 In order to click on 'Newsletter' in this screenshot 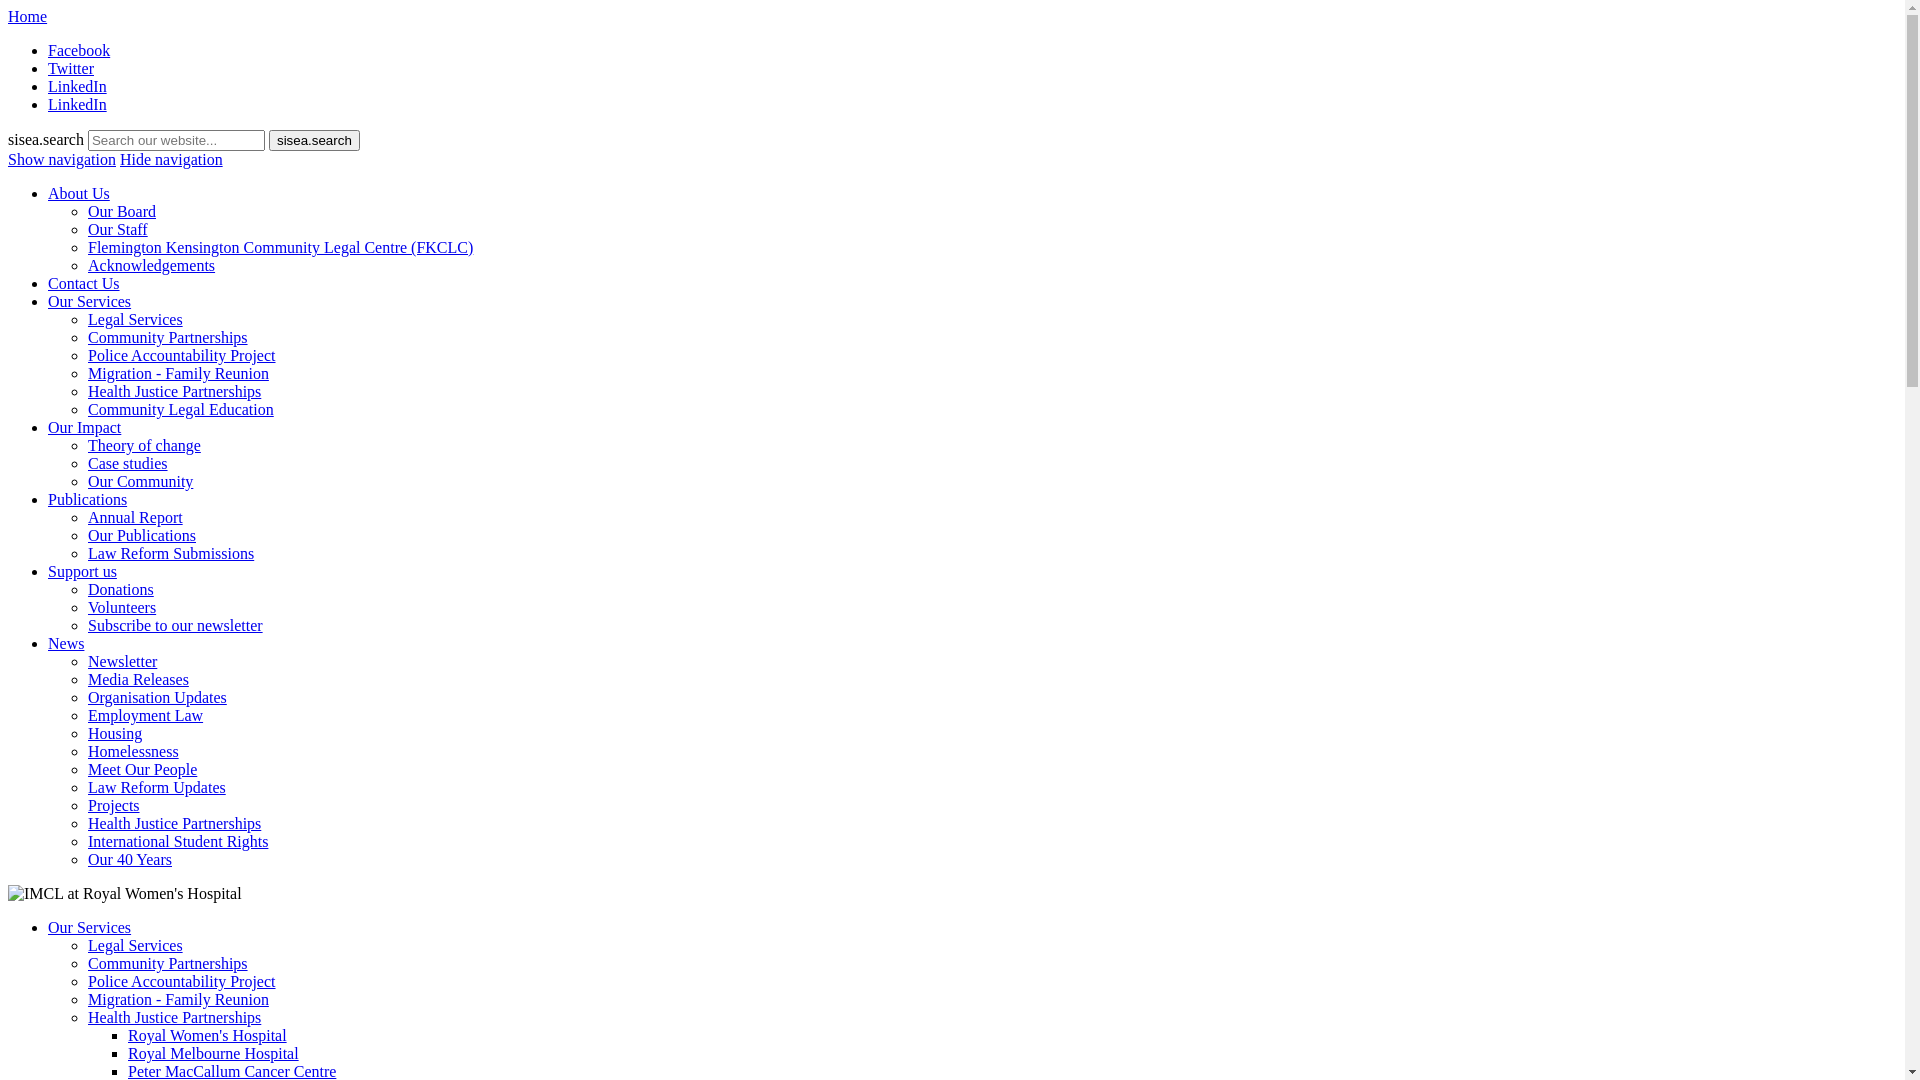, I will do `click(86, 661)`.